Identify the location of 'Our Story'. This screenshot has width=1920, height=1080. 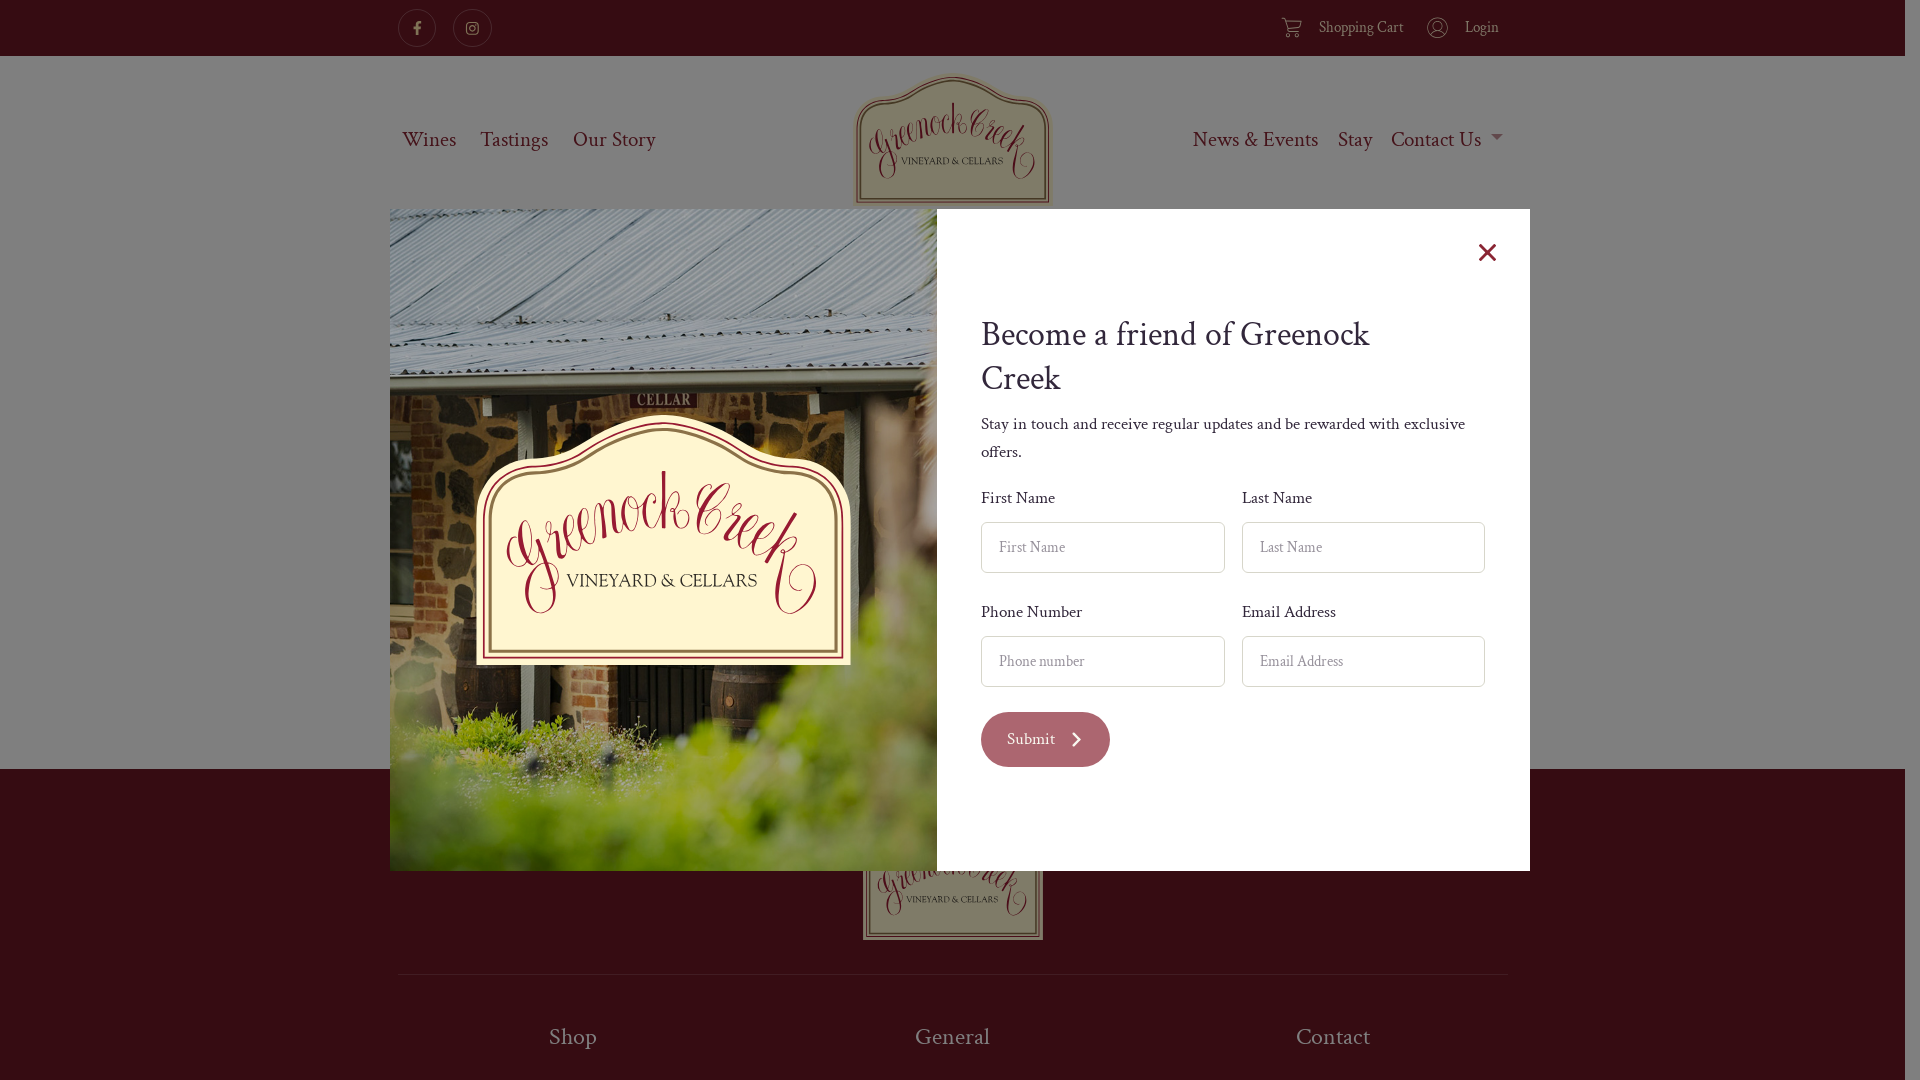
(612, 138).